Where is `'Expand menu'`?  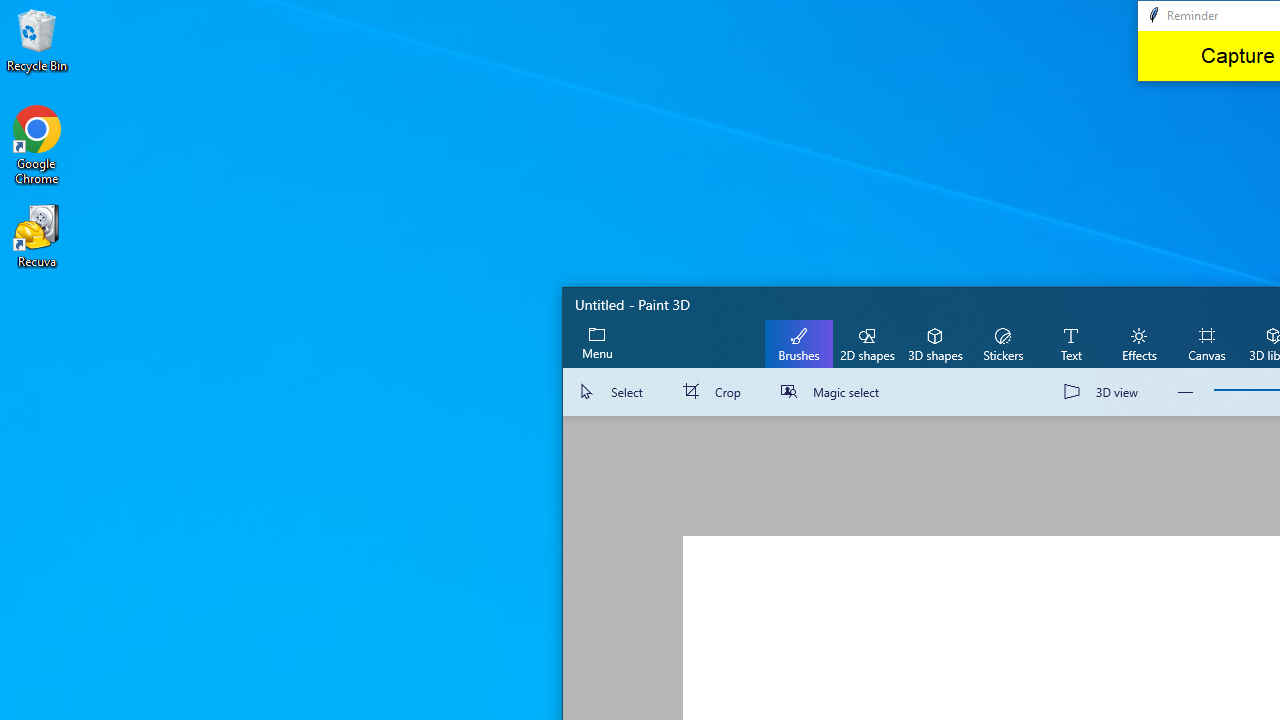
'Expand menu' is located at coordinates (596, 342).